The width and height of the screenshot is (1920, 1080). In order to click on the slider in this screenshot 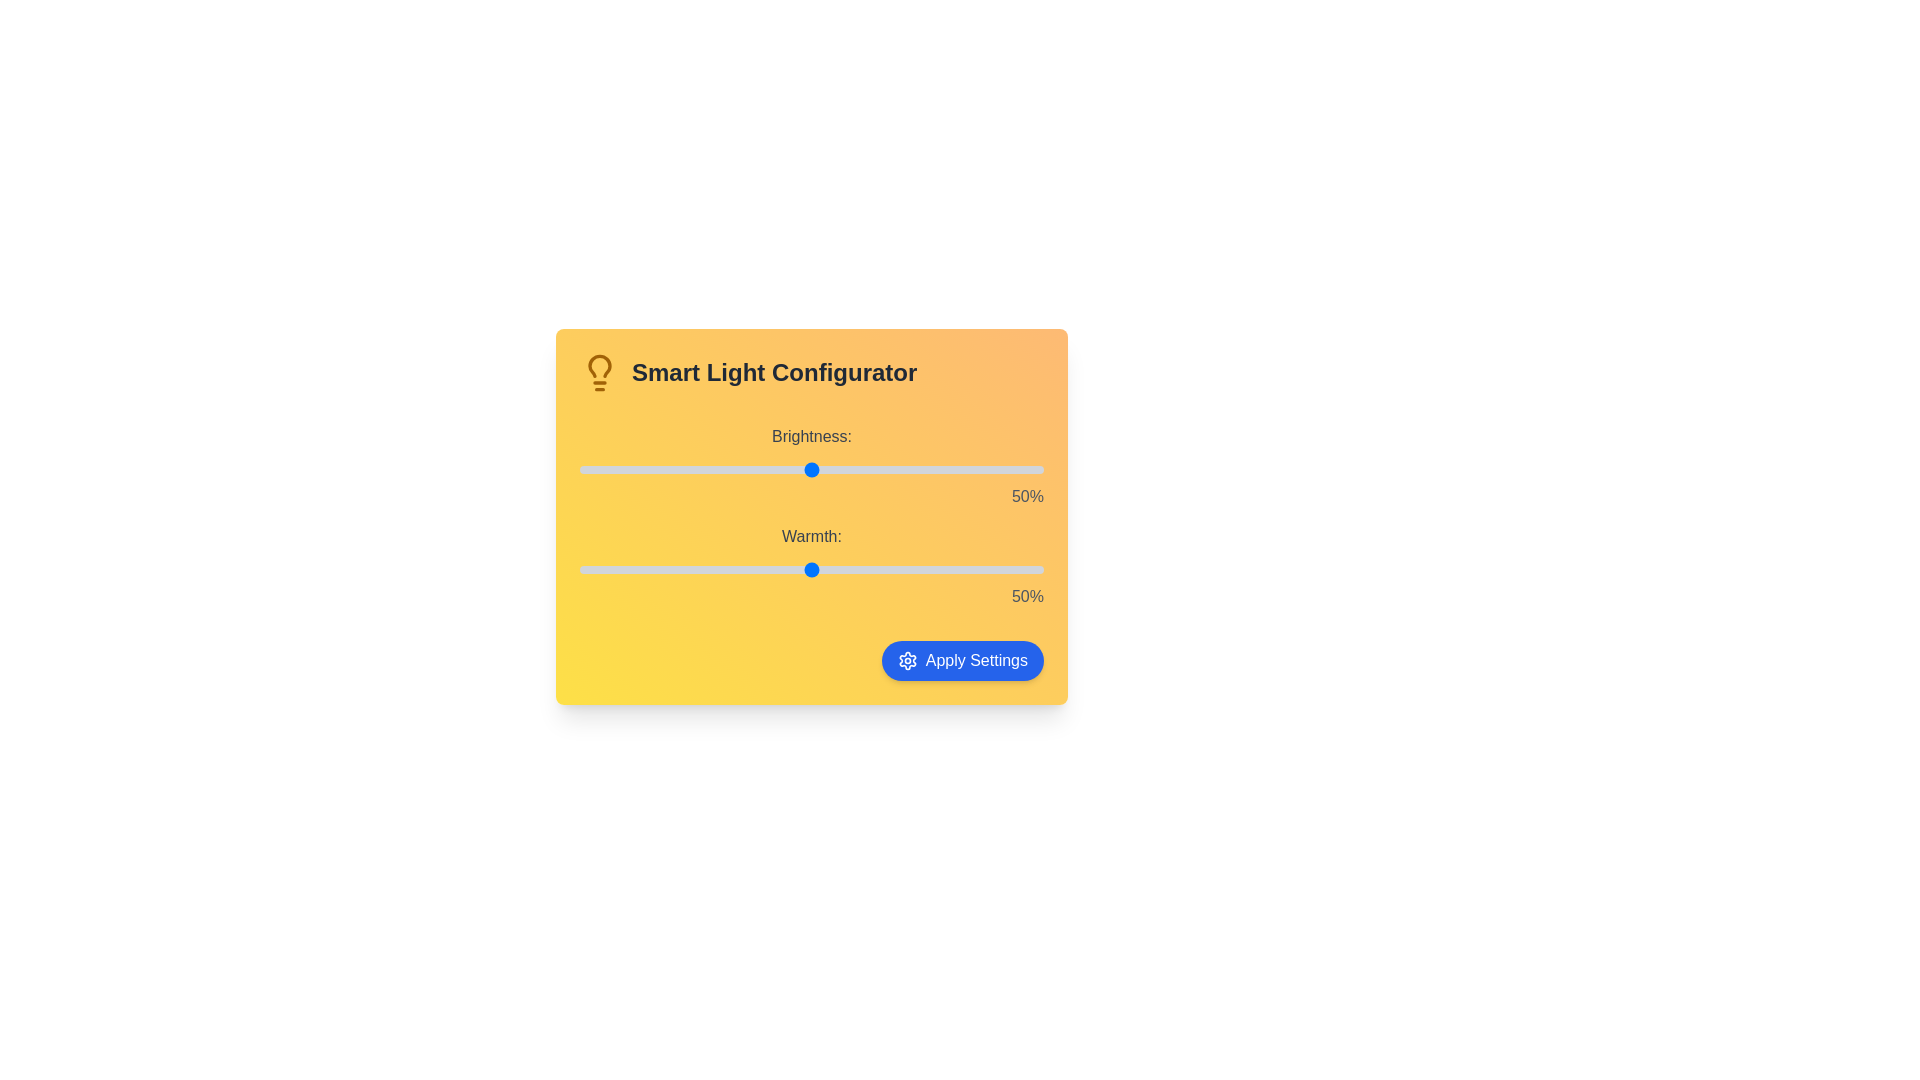, I will do `click(1030, 570)`.